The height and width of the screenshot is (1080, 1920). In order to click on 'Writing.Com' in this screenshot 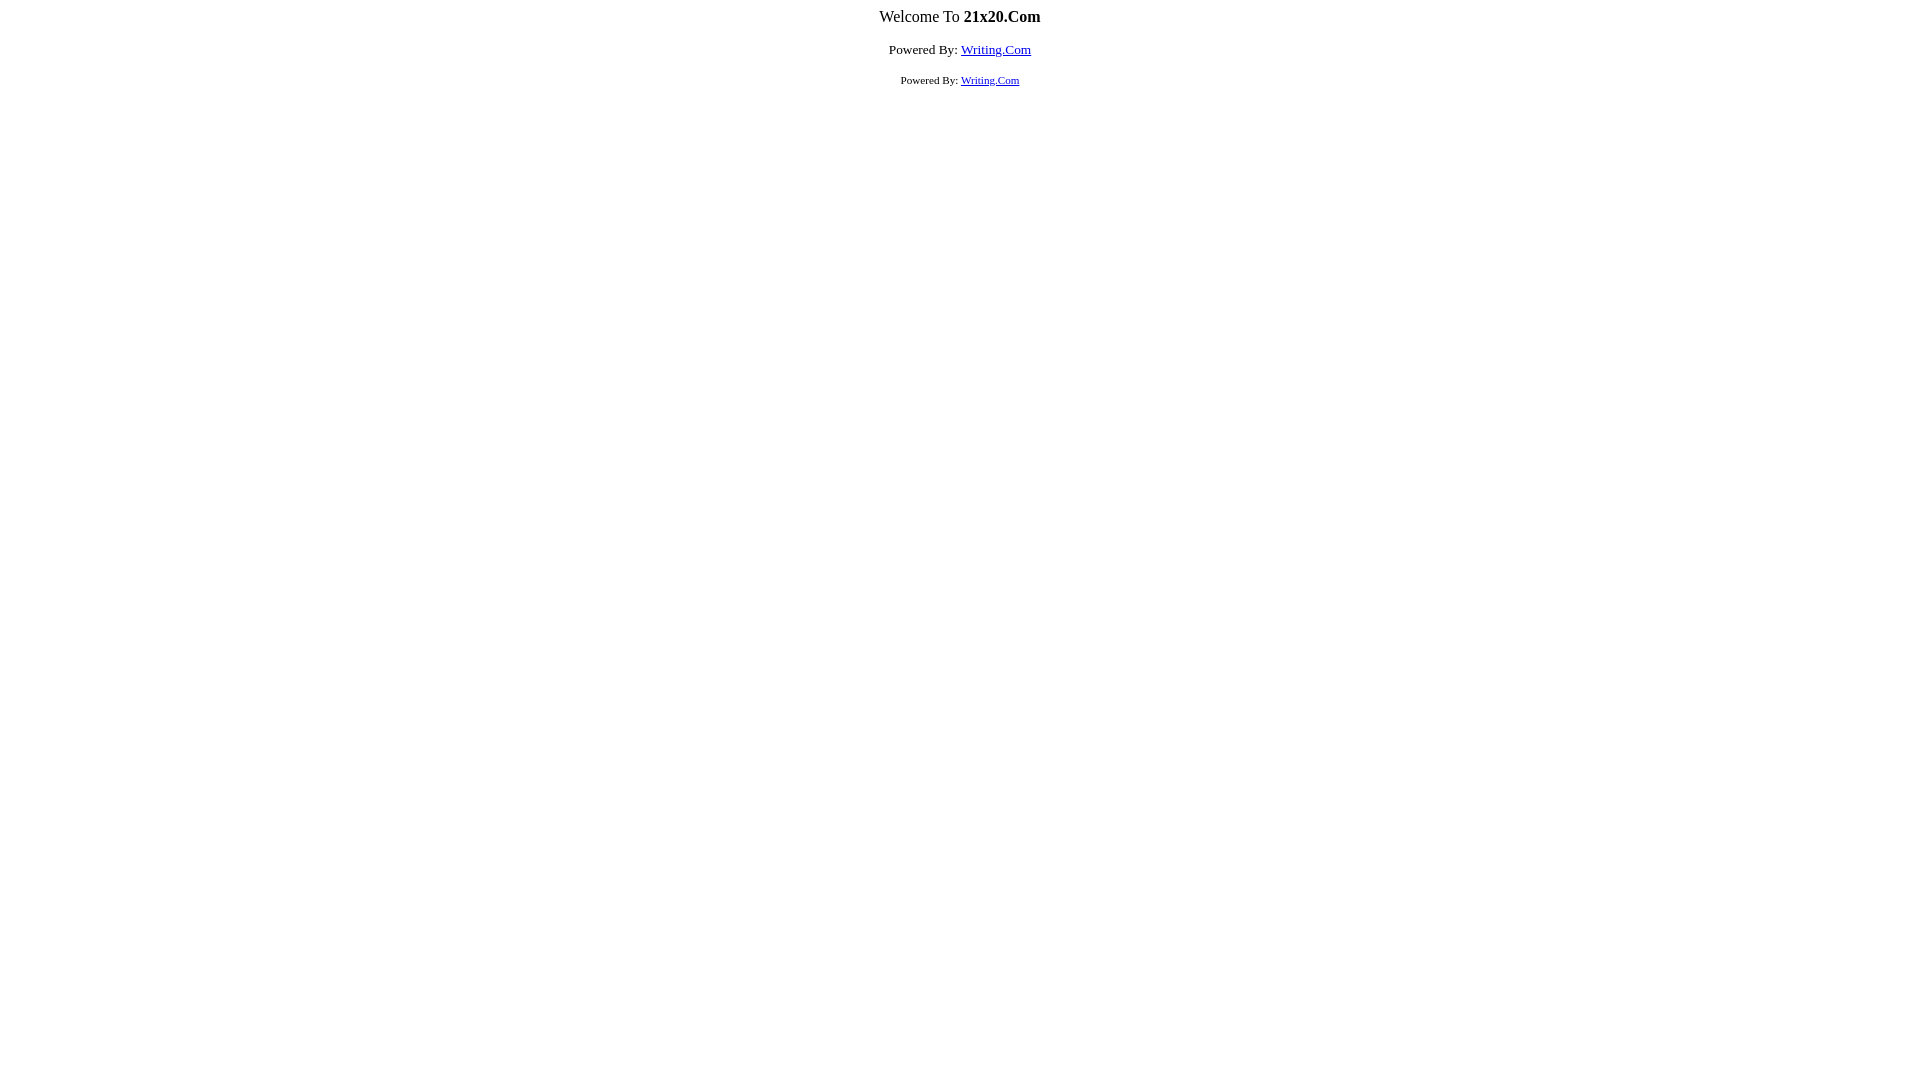, I will do `click(960, 79)`.